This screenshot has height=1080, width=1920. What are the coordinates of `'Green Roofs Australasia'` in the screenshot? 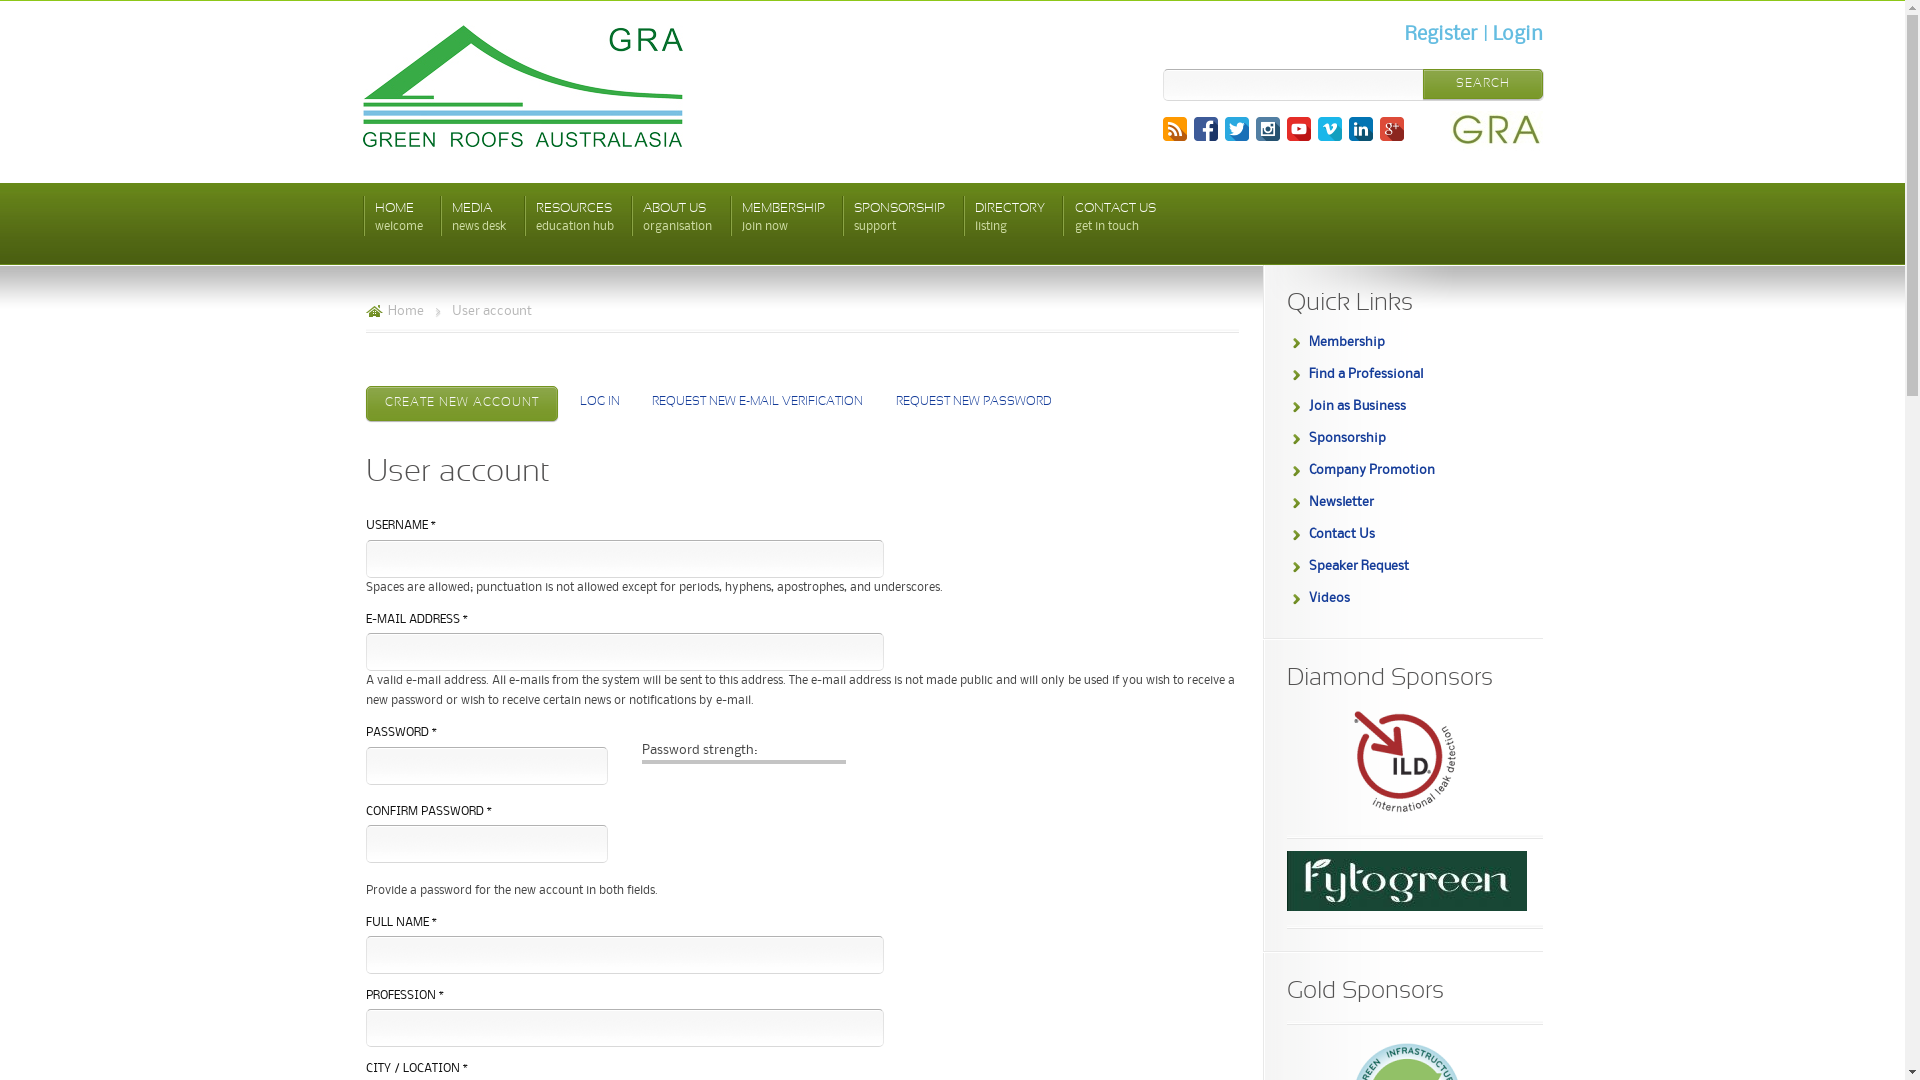 It's located at (524, 141).